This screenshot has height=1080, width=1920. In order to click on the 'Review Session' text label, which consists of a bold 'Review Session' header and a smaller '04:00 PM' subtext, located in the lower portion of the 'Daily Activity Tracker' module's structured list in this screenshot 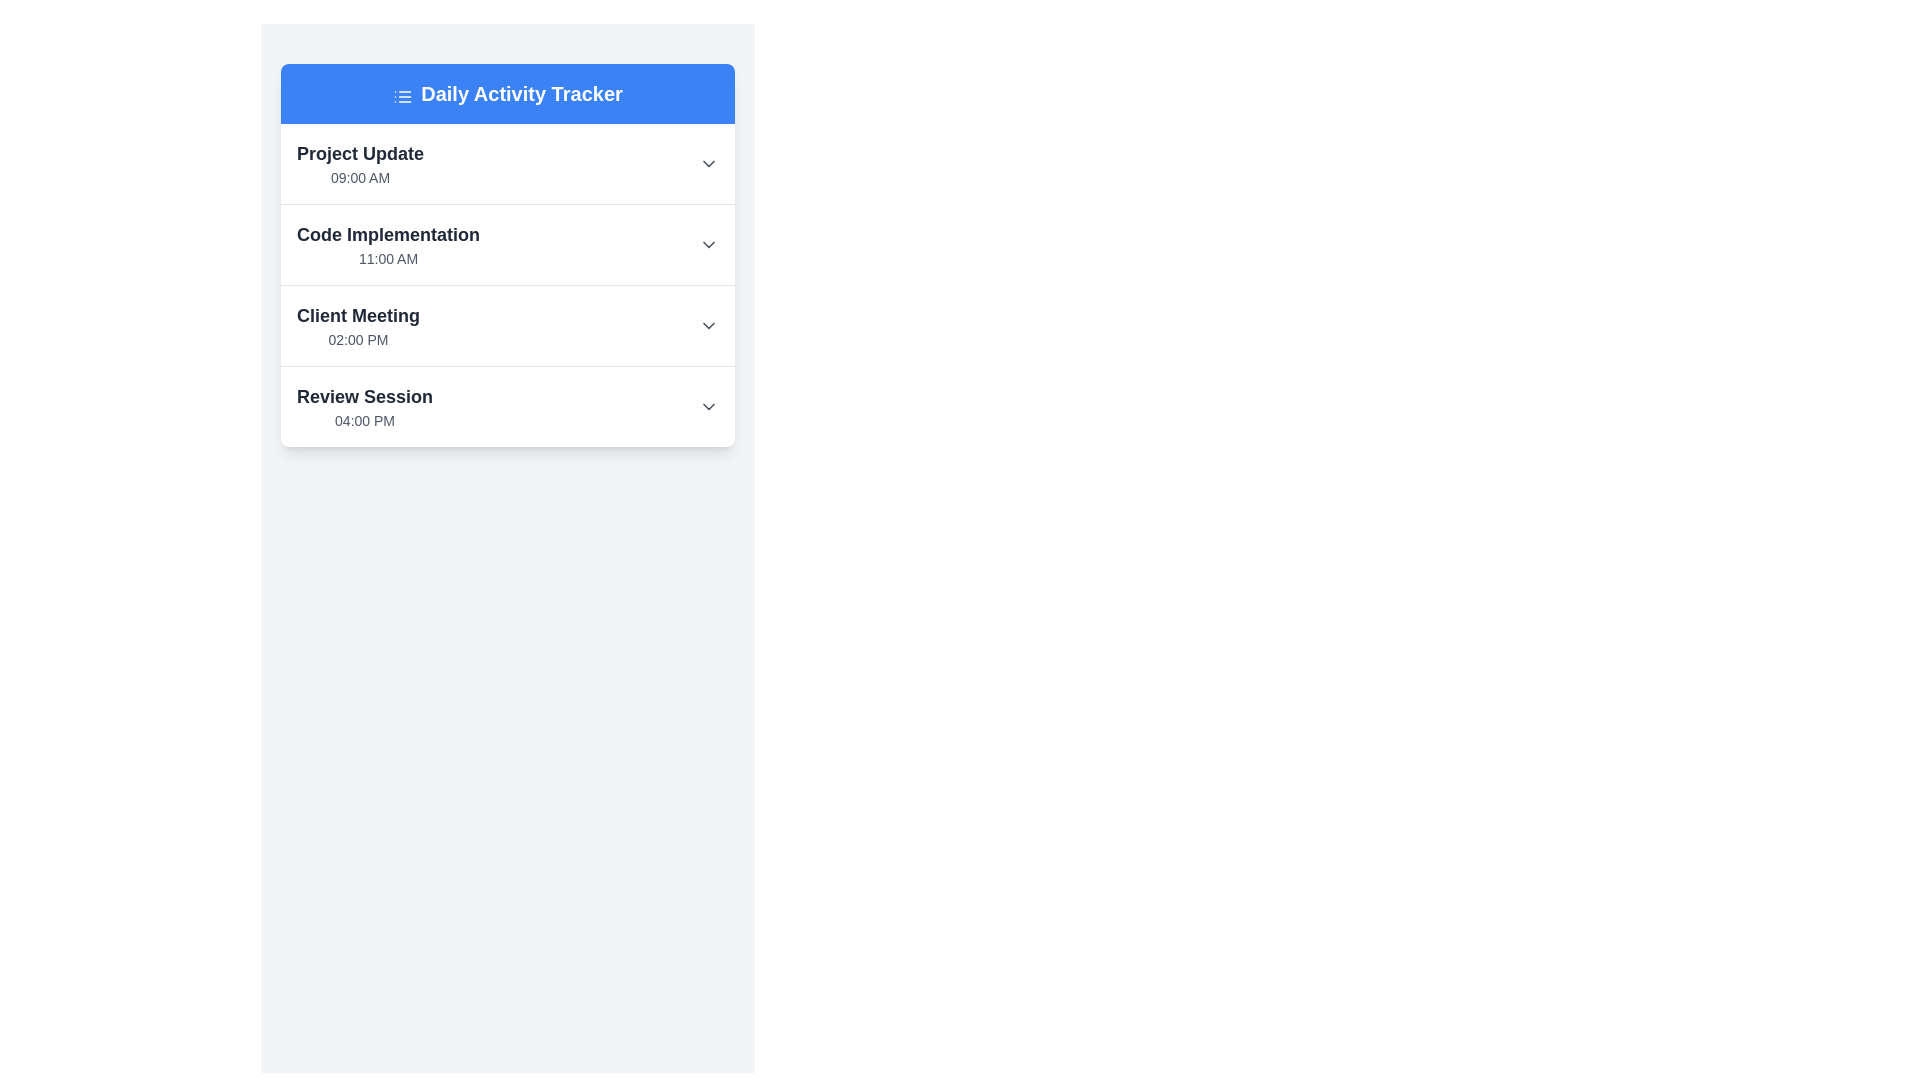, I will do `click(364, 406)`.